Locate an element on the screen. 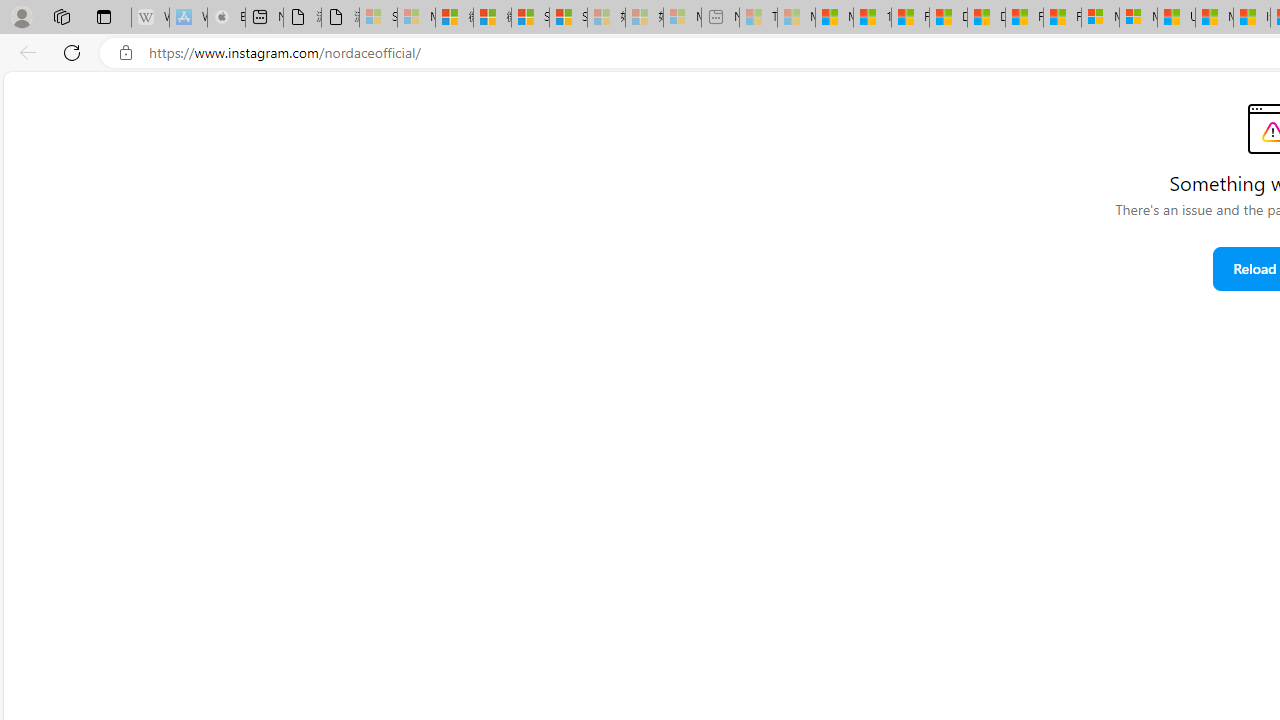  'Sign in to your Microsoft account - Sleeping' is located at coordinates (378, 17).